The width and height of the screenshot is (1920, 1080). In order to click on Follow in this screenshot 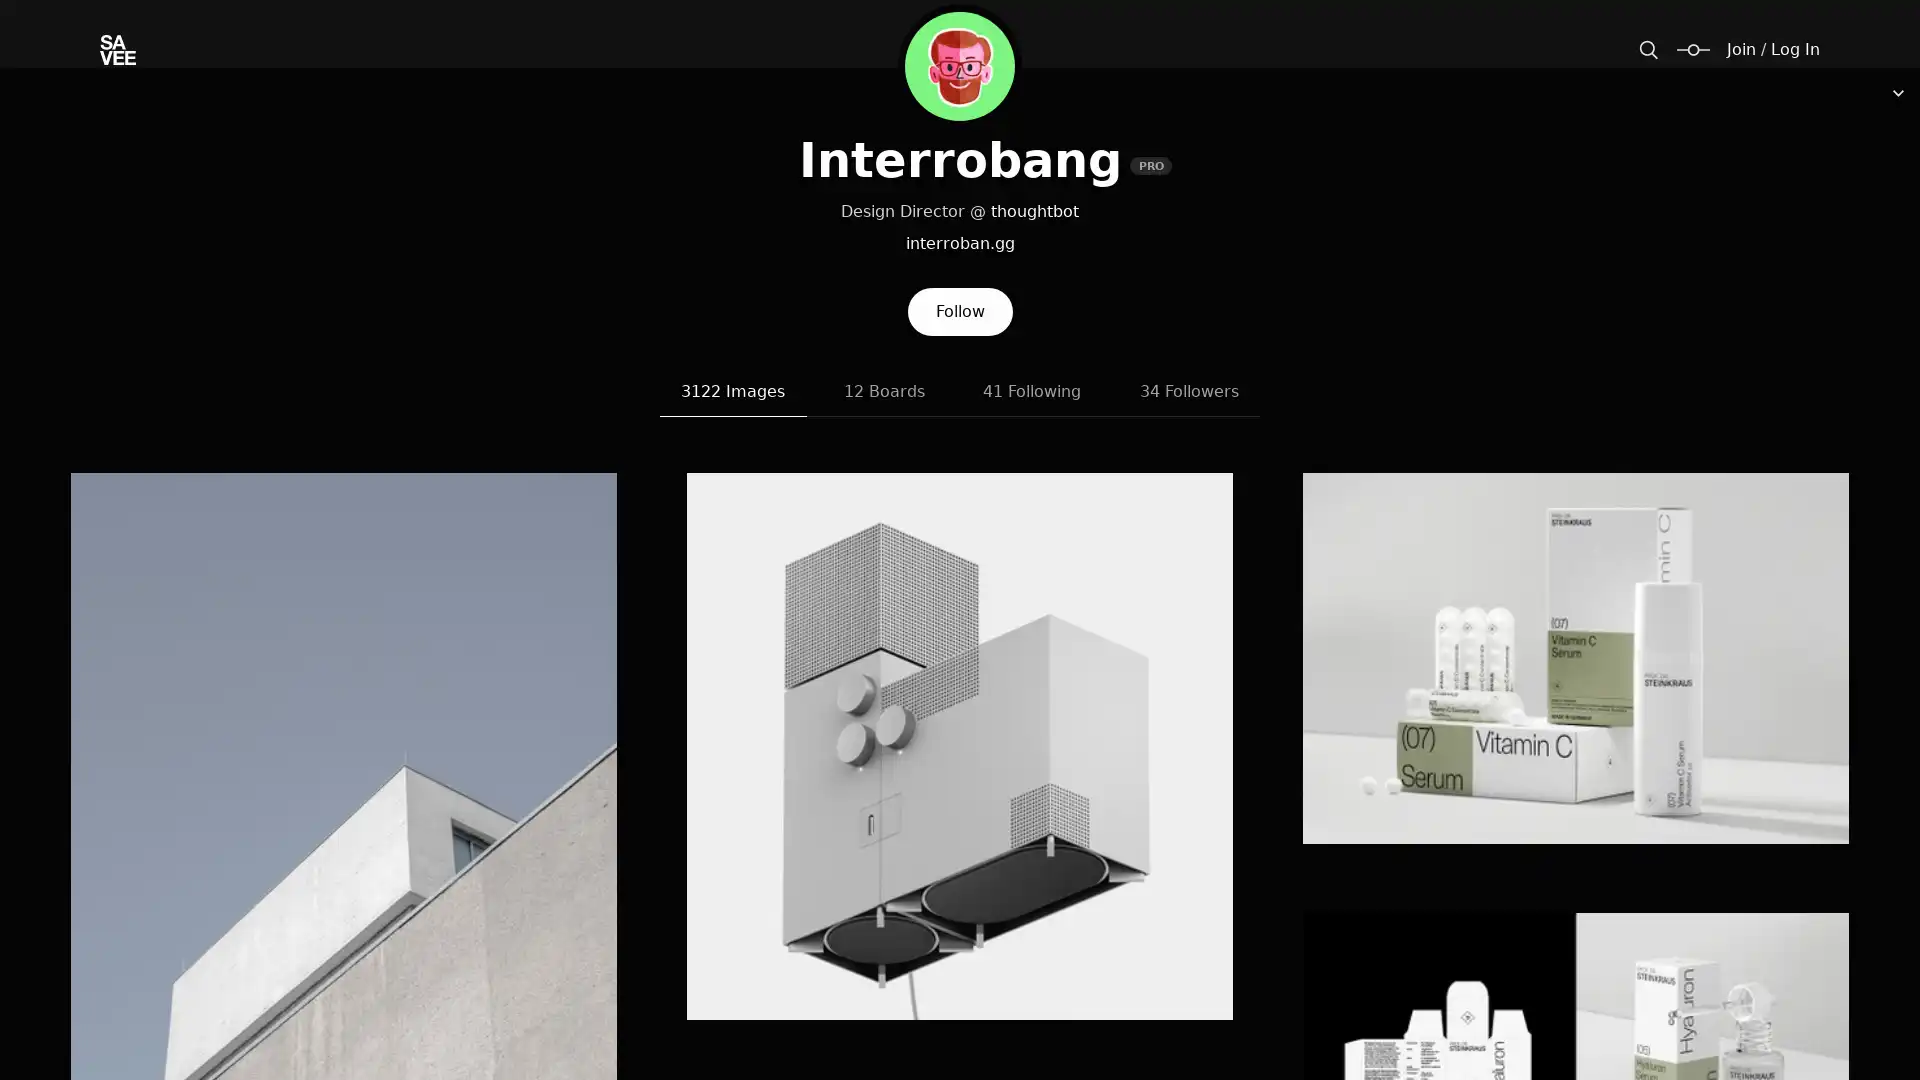, I will do `click(958, 346)`.